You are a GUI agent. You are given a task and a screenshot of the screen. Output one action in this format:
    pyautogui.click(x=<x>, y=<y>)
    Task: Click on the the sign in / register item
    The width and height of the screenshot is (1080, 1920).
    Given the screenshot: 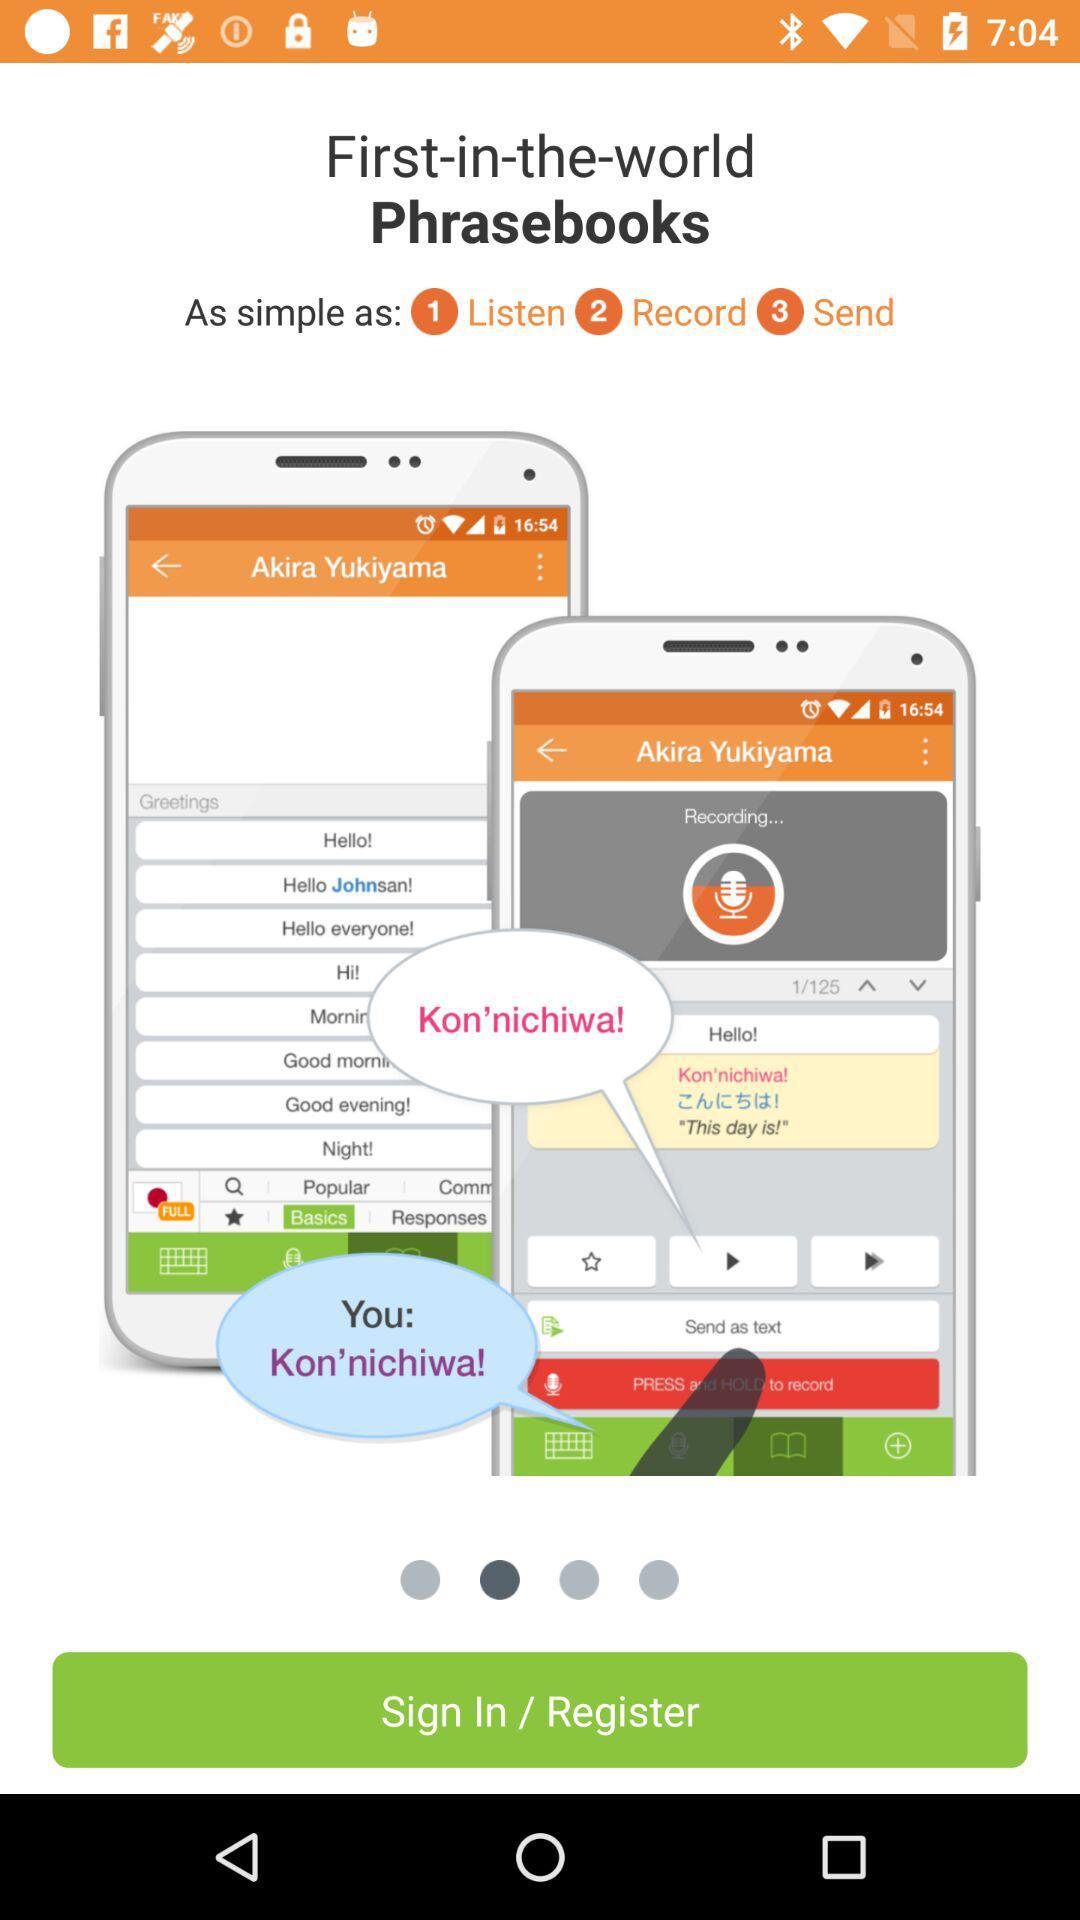 What is the action you would take?
    pyautogui.click(x=540, y=1708)
    